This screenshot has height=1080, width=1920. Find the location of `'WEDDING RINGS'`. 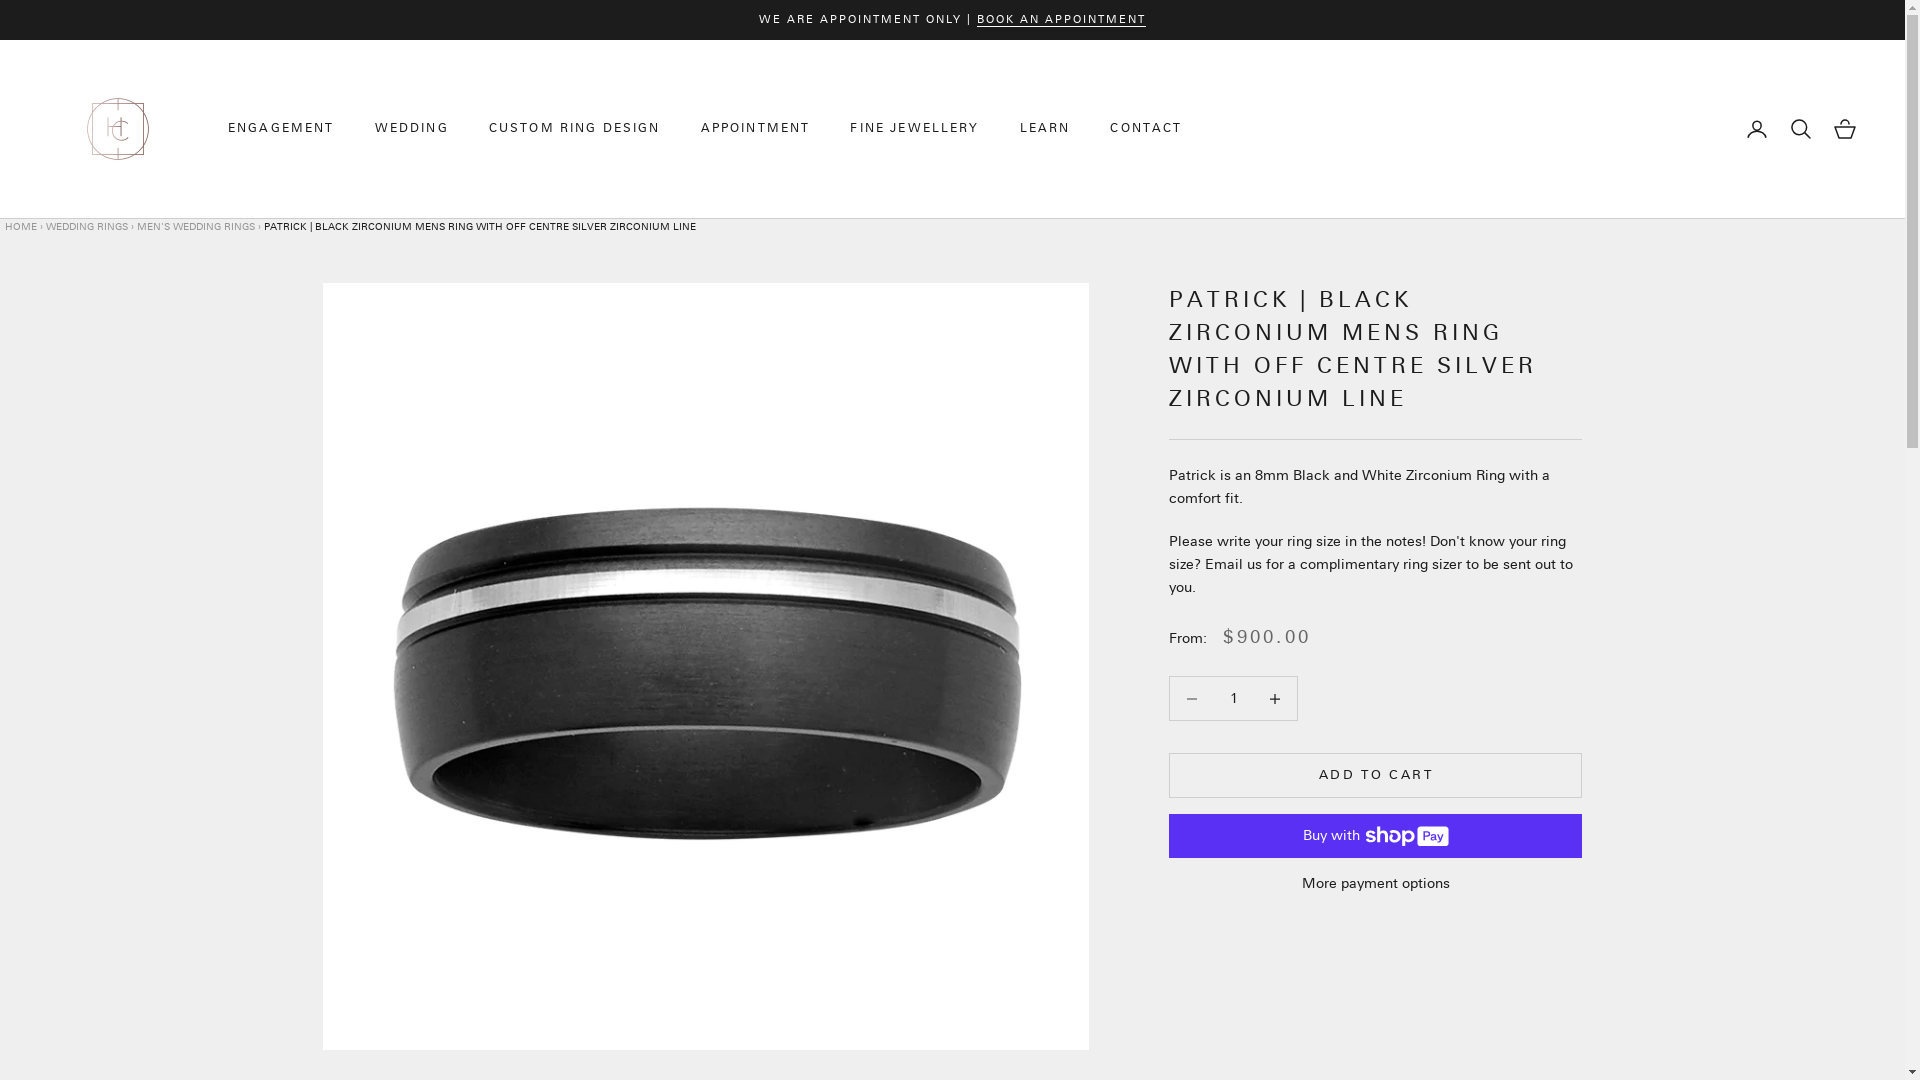

'WEDDING RINGS' is located at coordinates (85, 226).